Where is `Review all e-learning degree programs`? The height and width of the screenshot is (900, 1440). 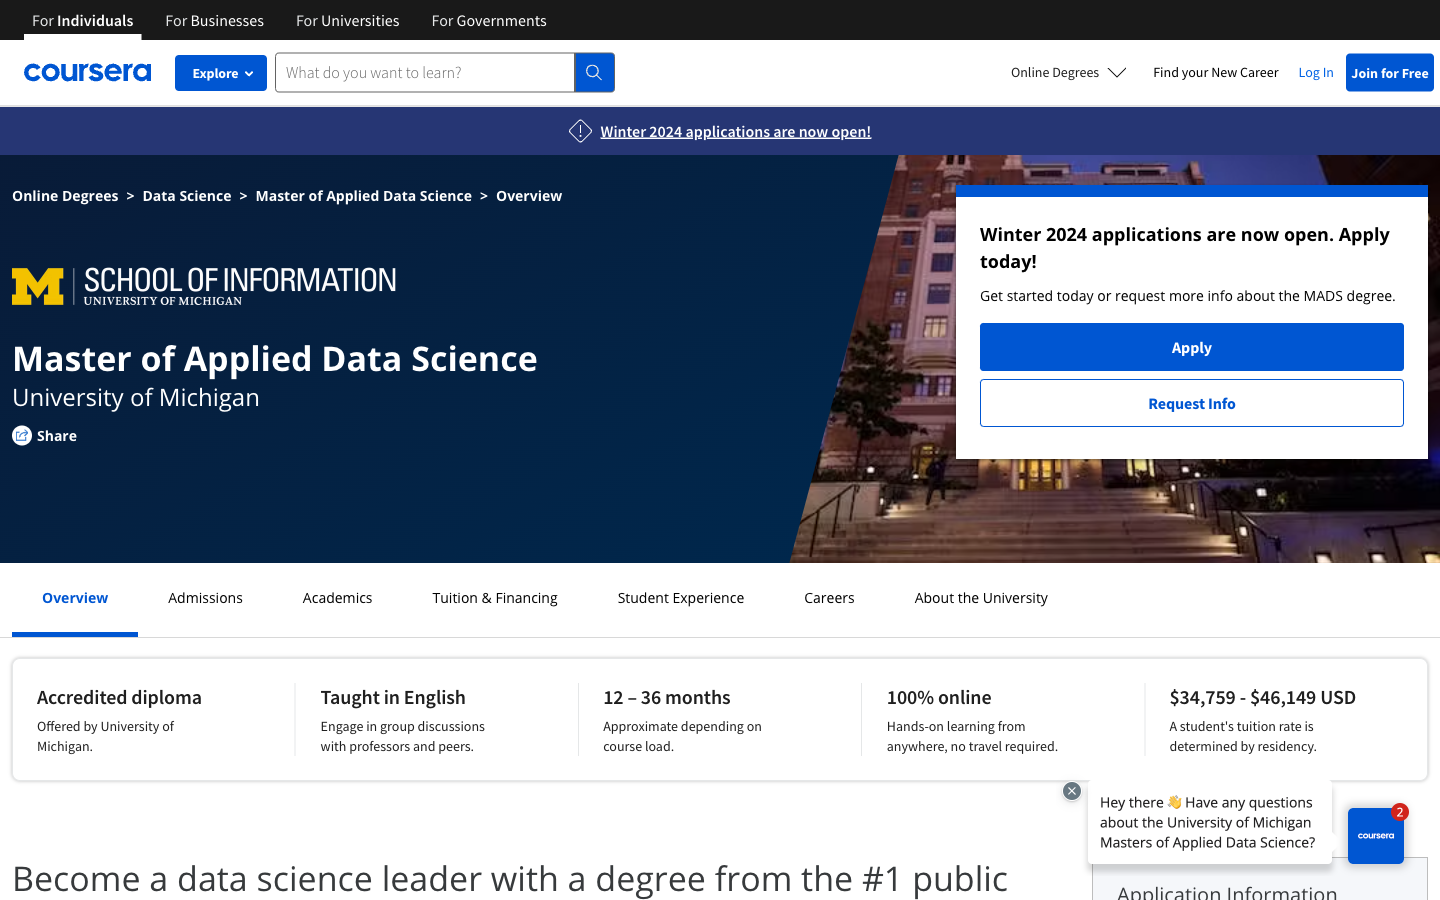 Review all e-learning degree programs is located at coordinates (1069, 71).